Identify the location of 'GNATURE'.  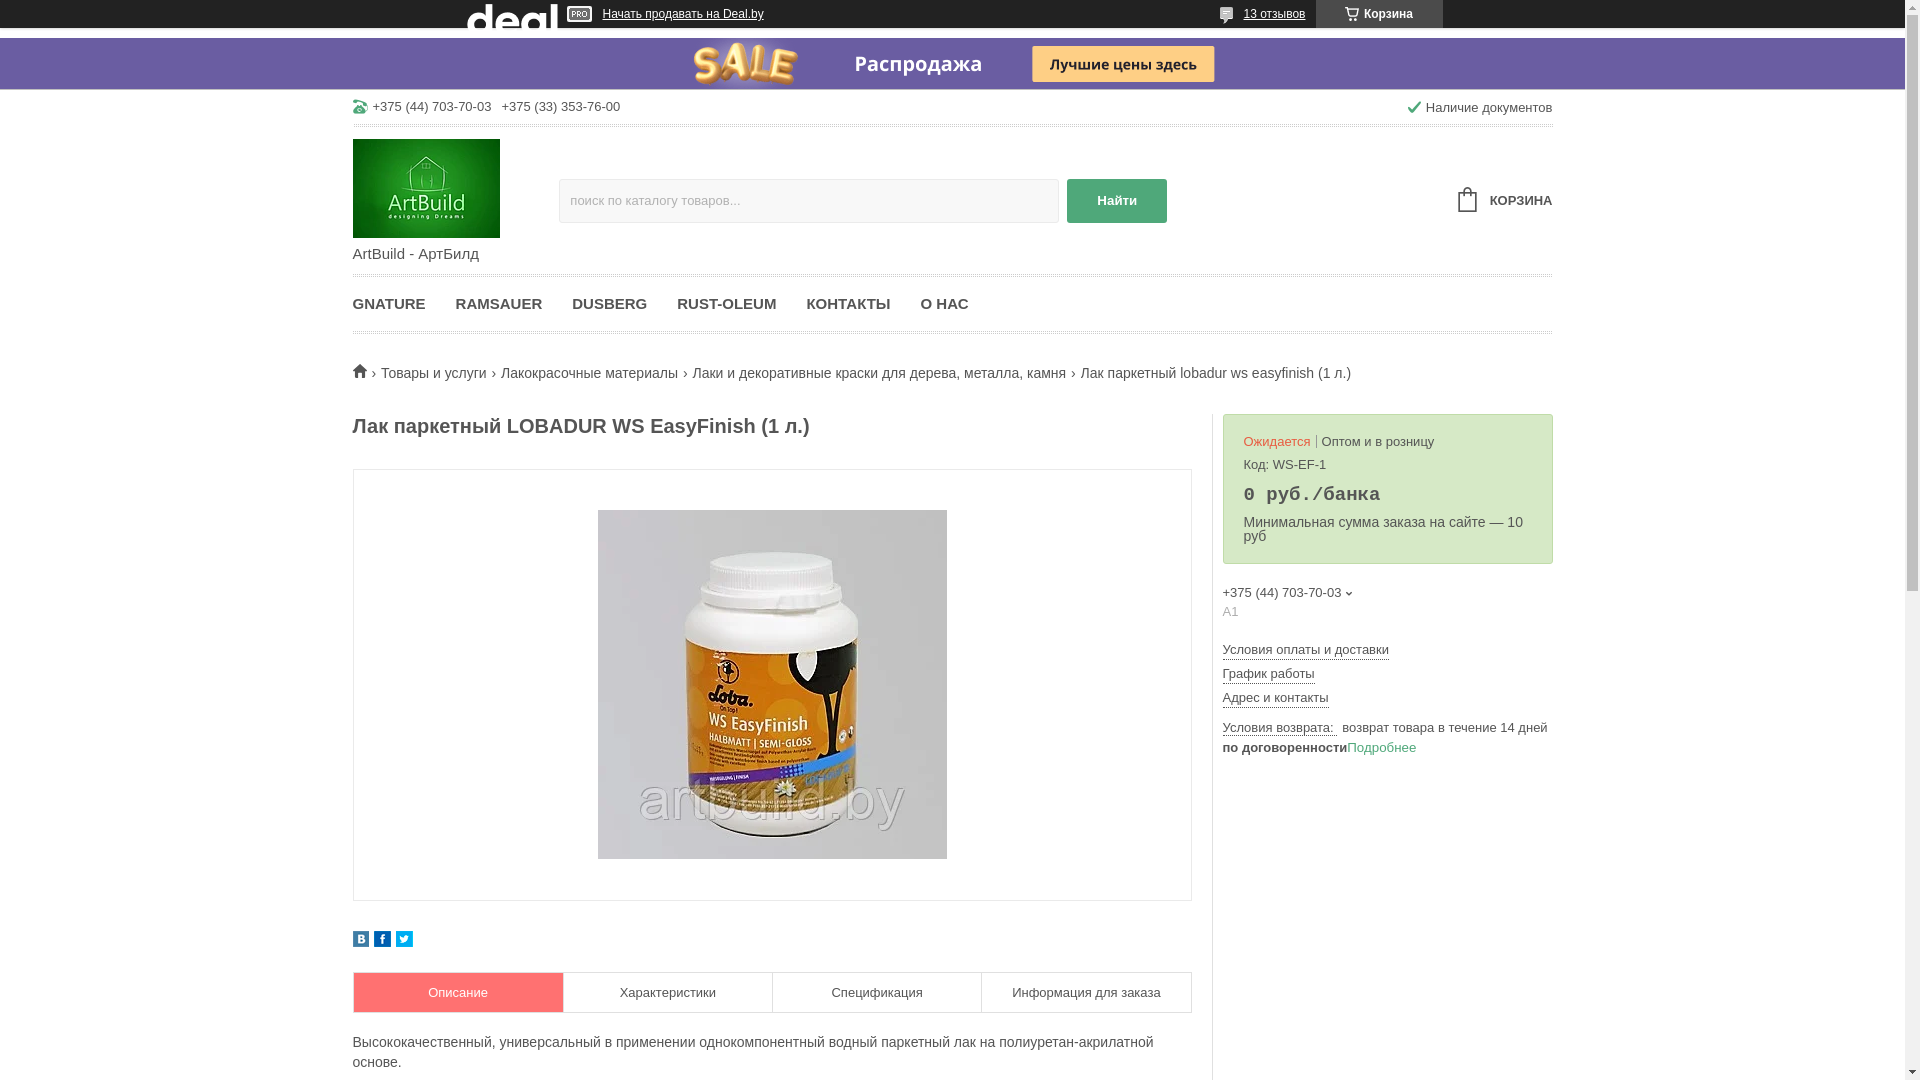
(351, 303).